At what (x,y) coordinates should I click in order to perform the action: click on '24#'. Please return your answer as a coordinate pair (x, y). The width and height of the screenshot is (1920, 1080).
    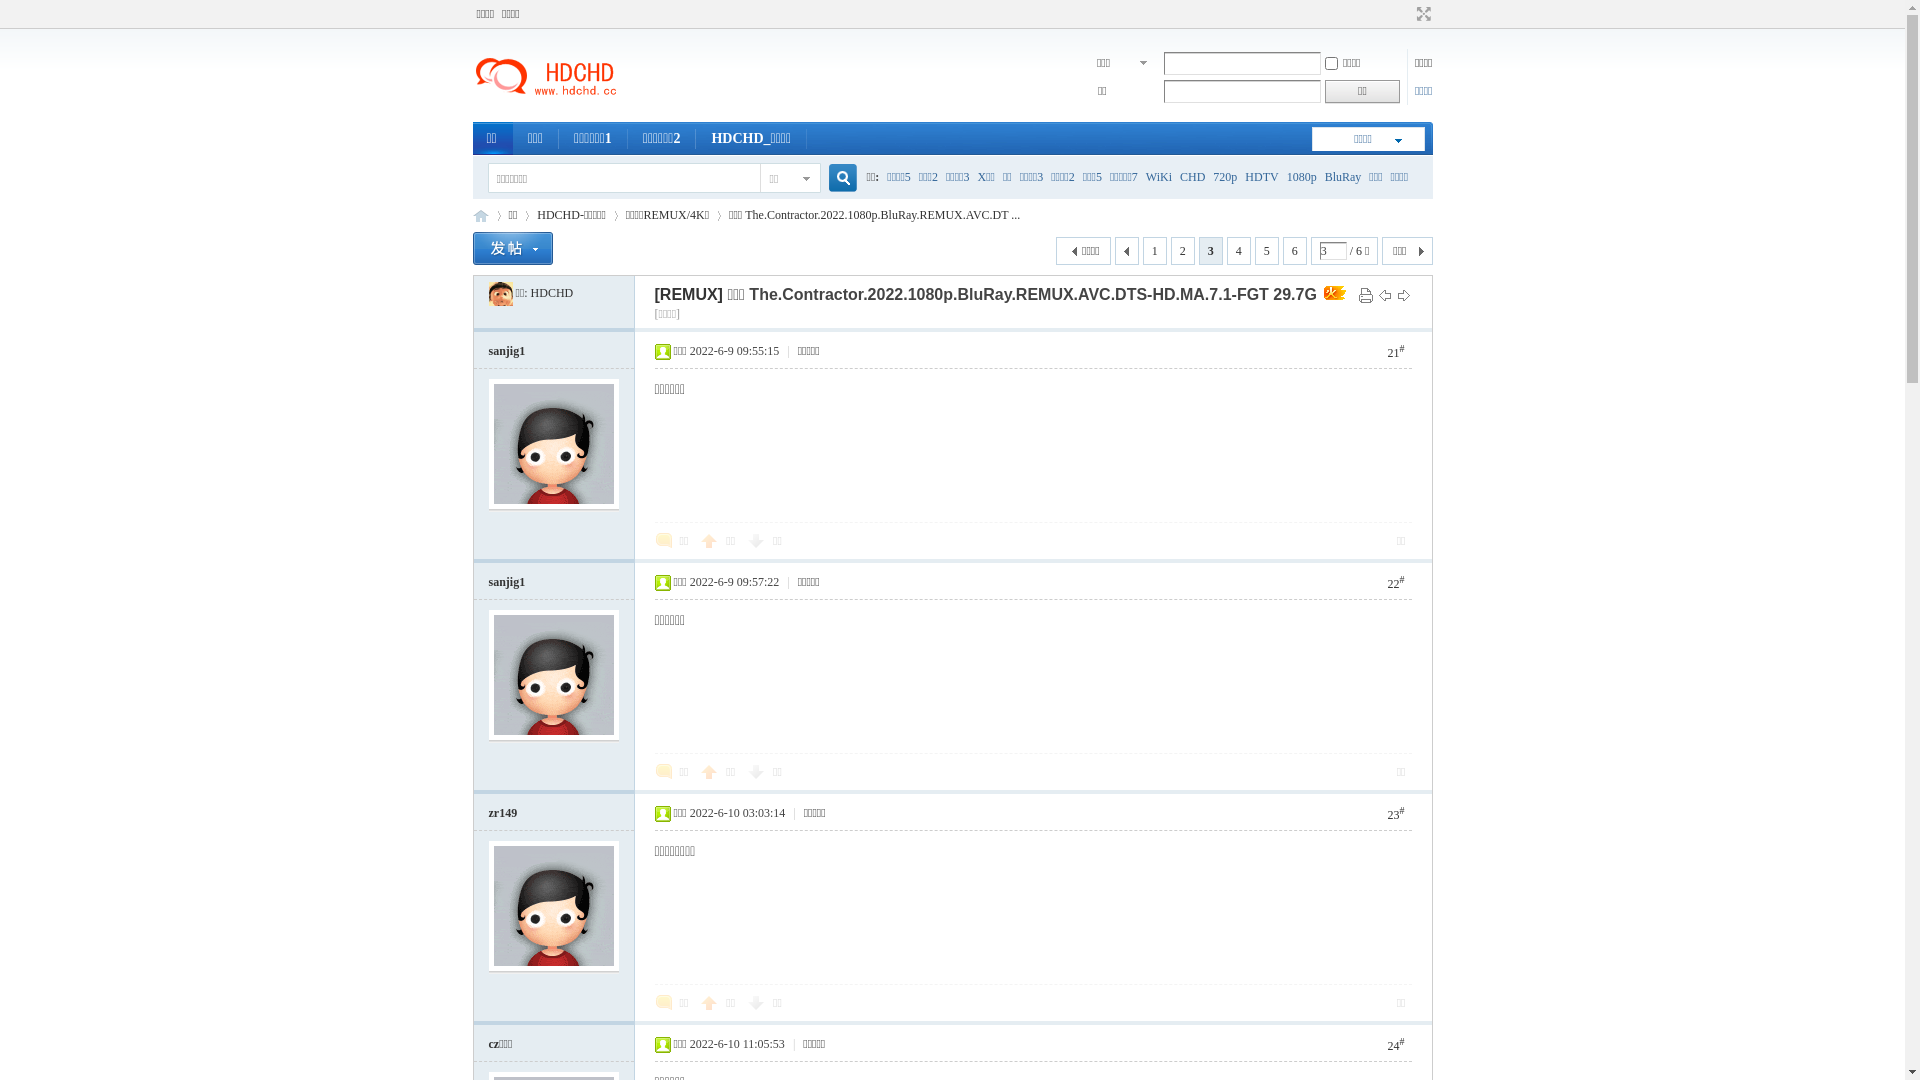
    Looking at the image, I should click on (1394, 1043).